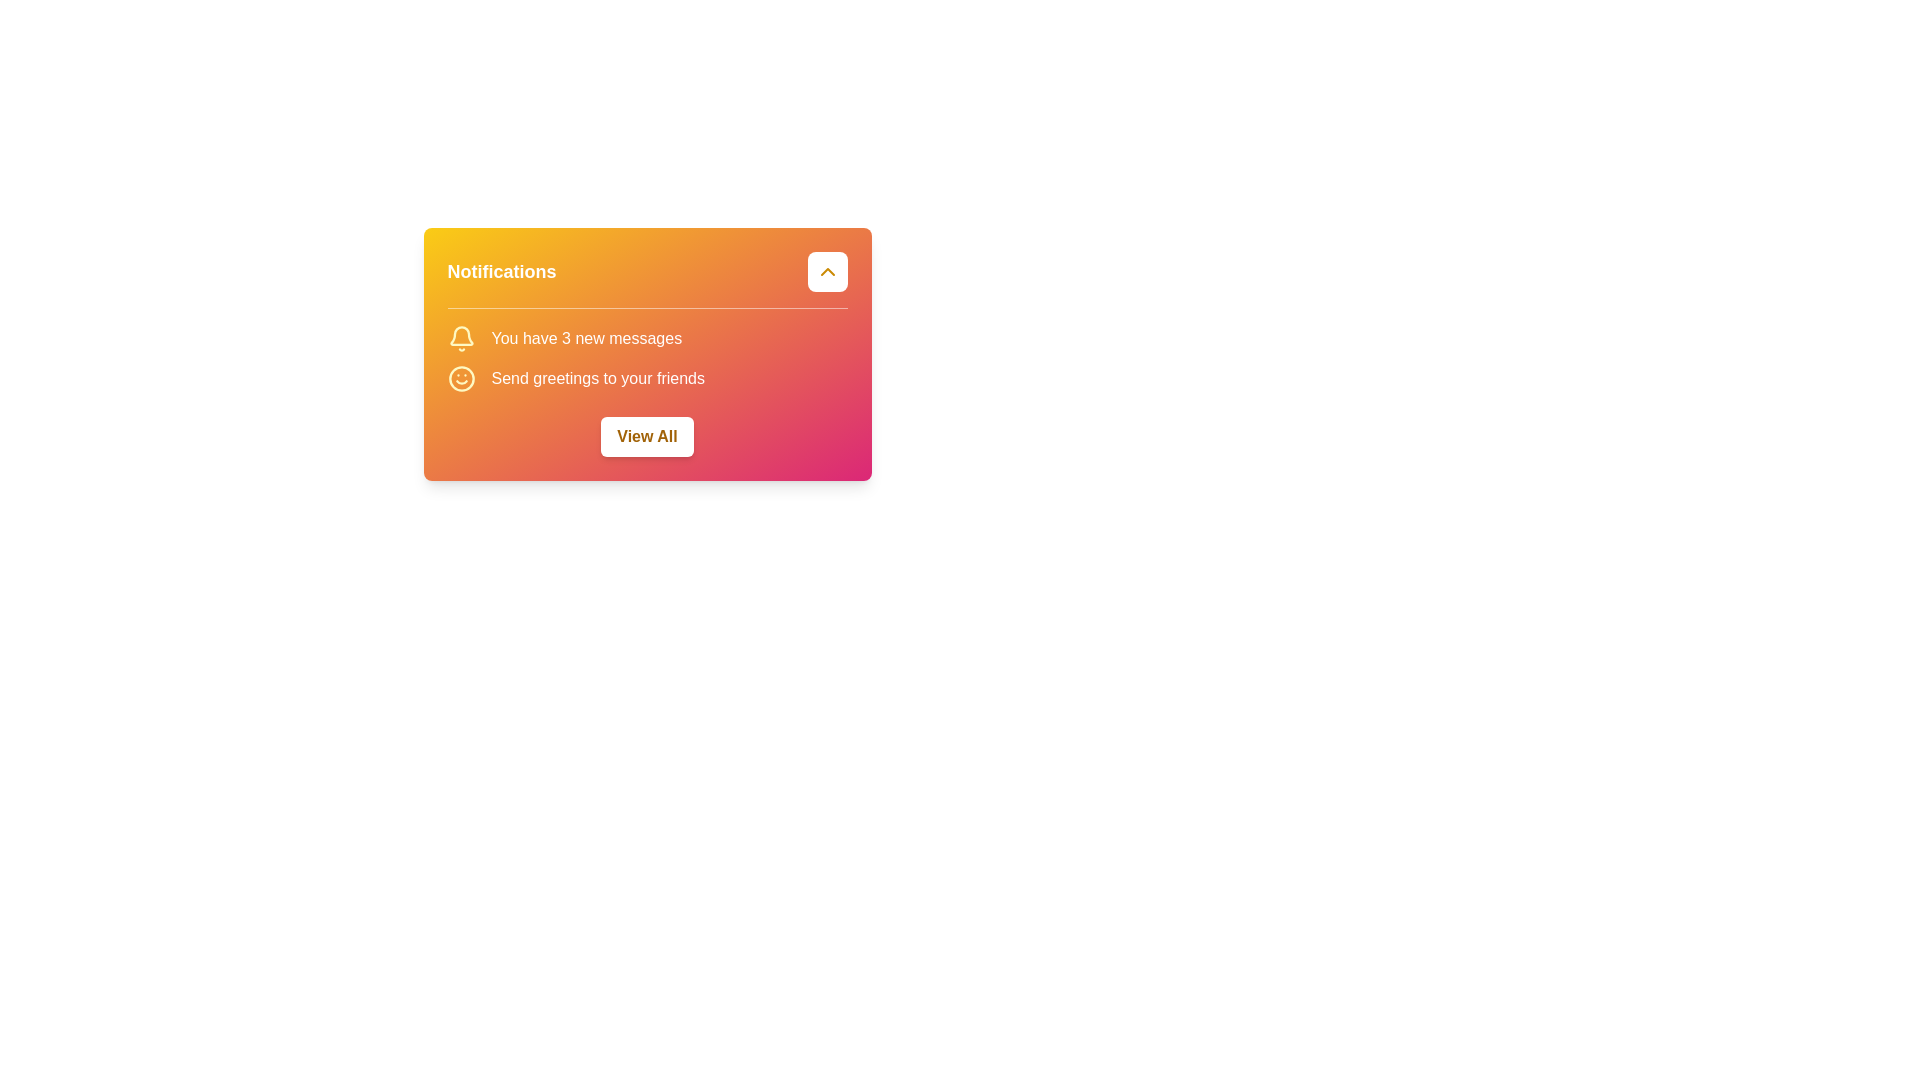 This screenshot has height=1080, width=1920. What do you see at coordinates (460, 335) in the screenshot?
I see `the bell-shaped notification icon located in the header of the notification panel` at bounding box center [460, 335].